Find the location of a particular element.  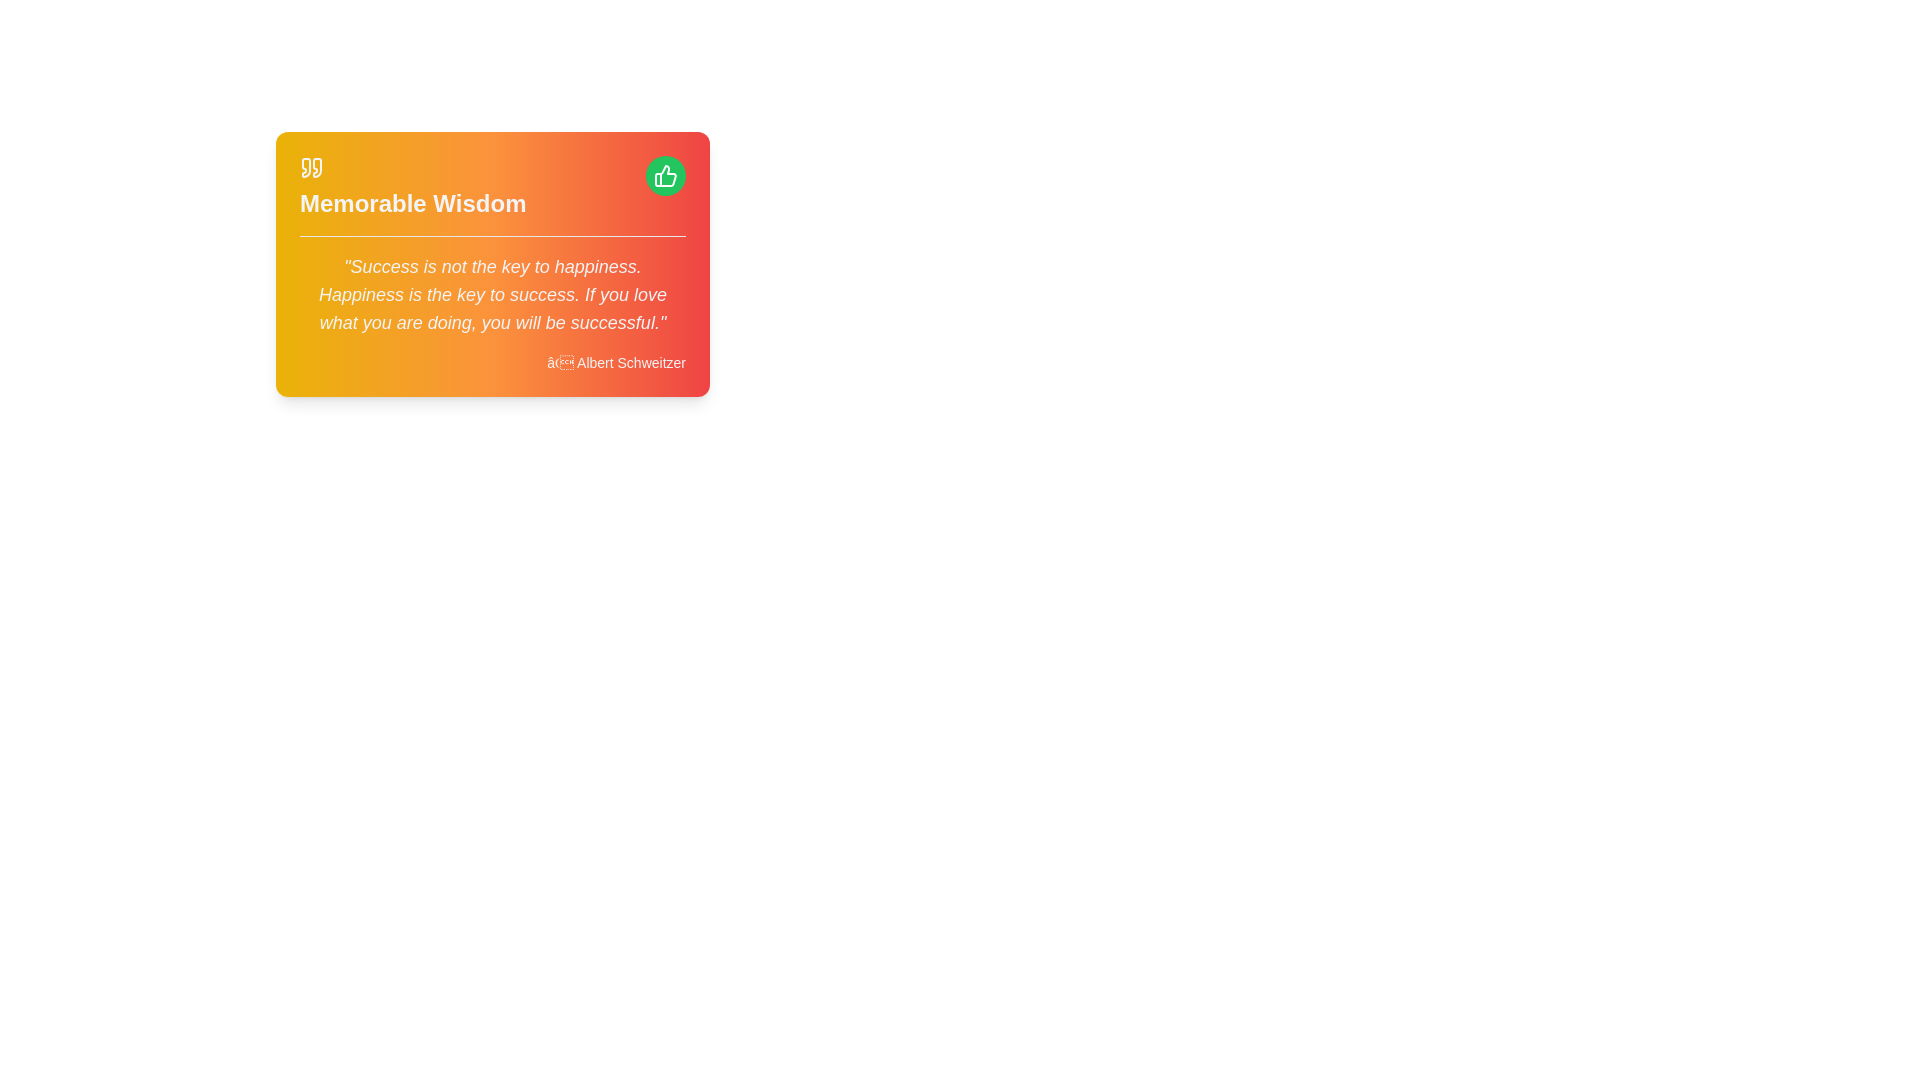

the thumbs-up icon, which is a white icon on a green circular background, located in the top-right corner of the card area, to like or approve is located at coordinates (666, 175).